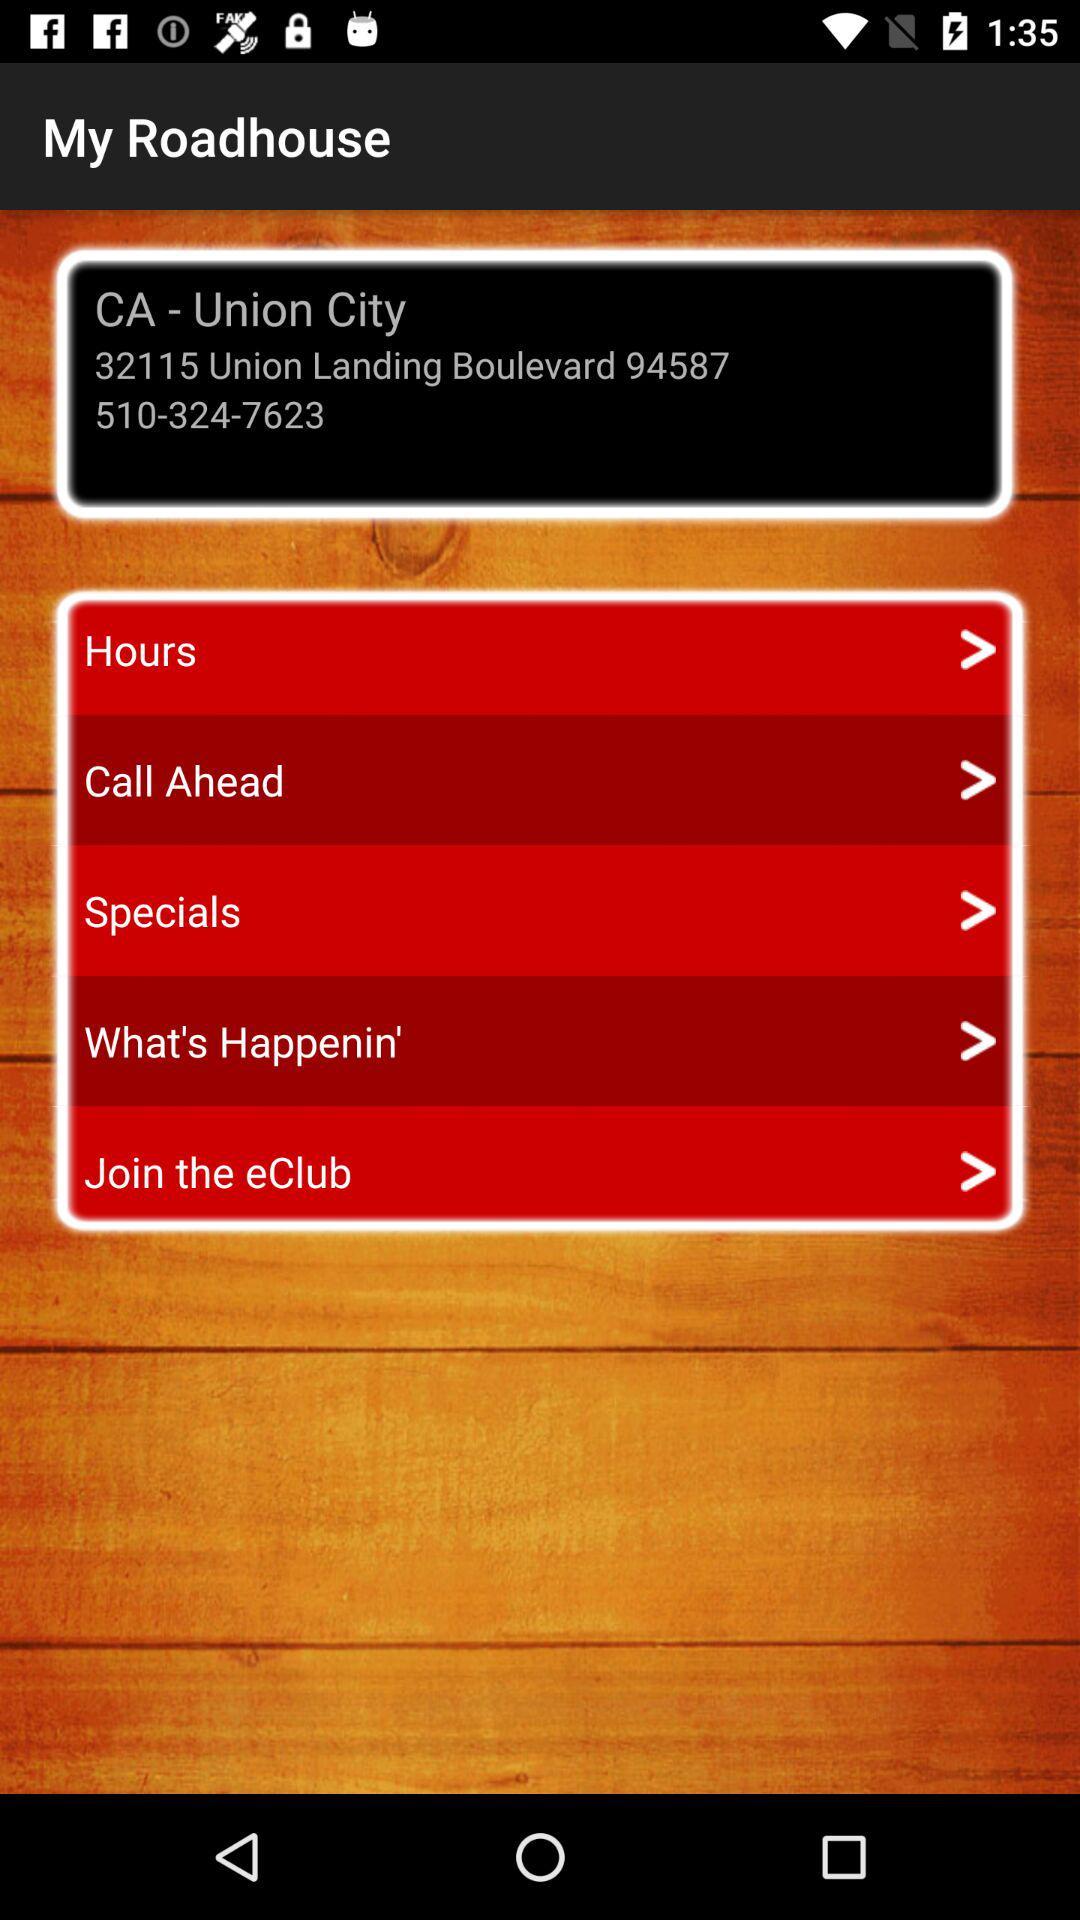  What do you see at coordinates (122, 649) in the screenshot?
I see `the app below the 510-324-7623` at bounding box center [122, 649].